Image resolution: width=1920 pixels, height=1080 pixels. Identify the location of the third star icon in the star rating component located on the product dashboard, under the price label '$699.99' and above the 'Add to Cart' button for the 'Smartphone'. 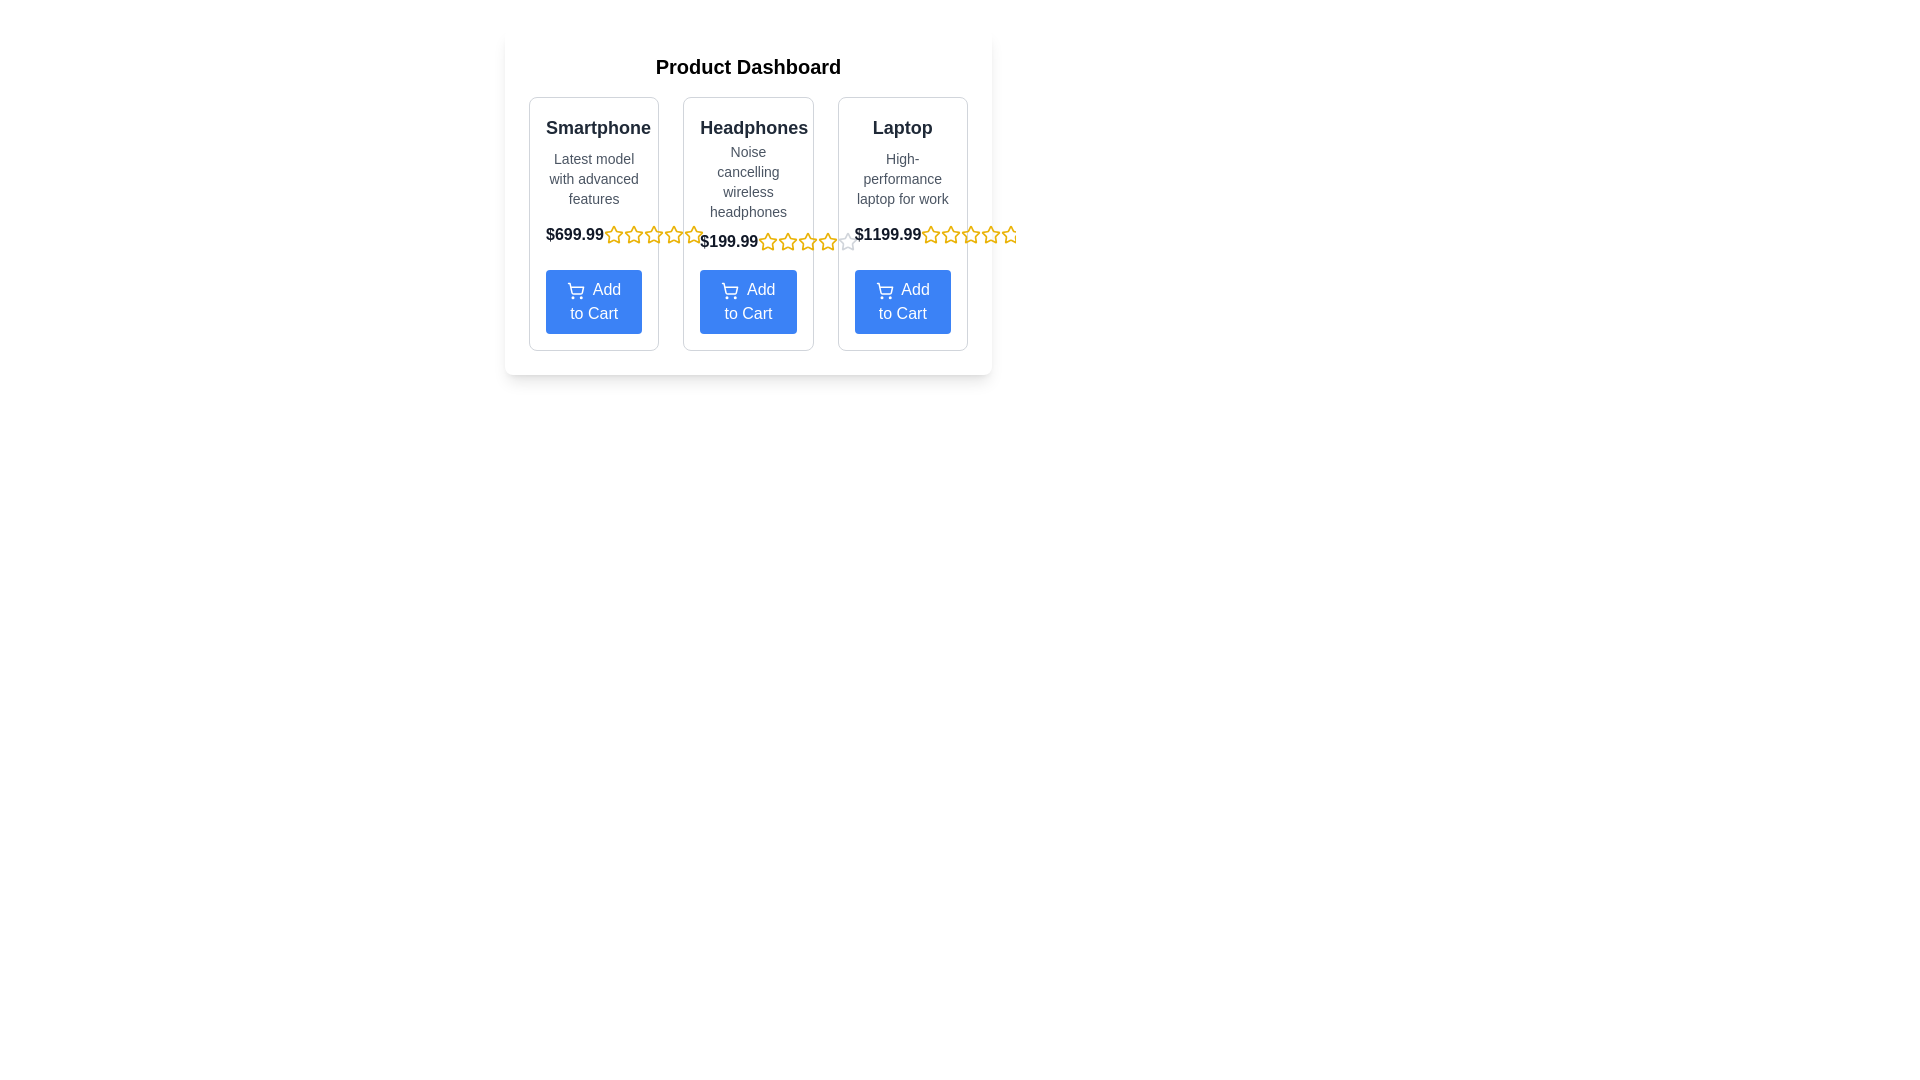
(653, 234).